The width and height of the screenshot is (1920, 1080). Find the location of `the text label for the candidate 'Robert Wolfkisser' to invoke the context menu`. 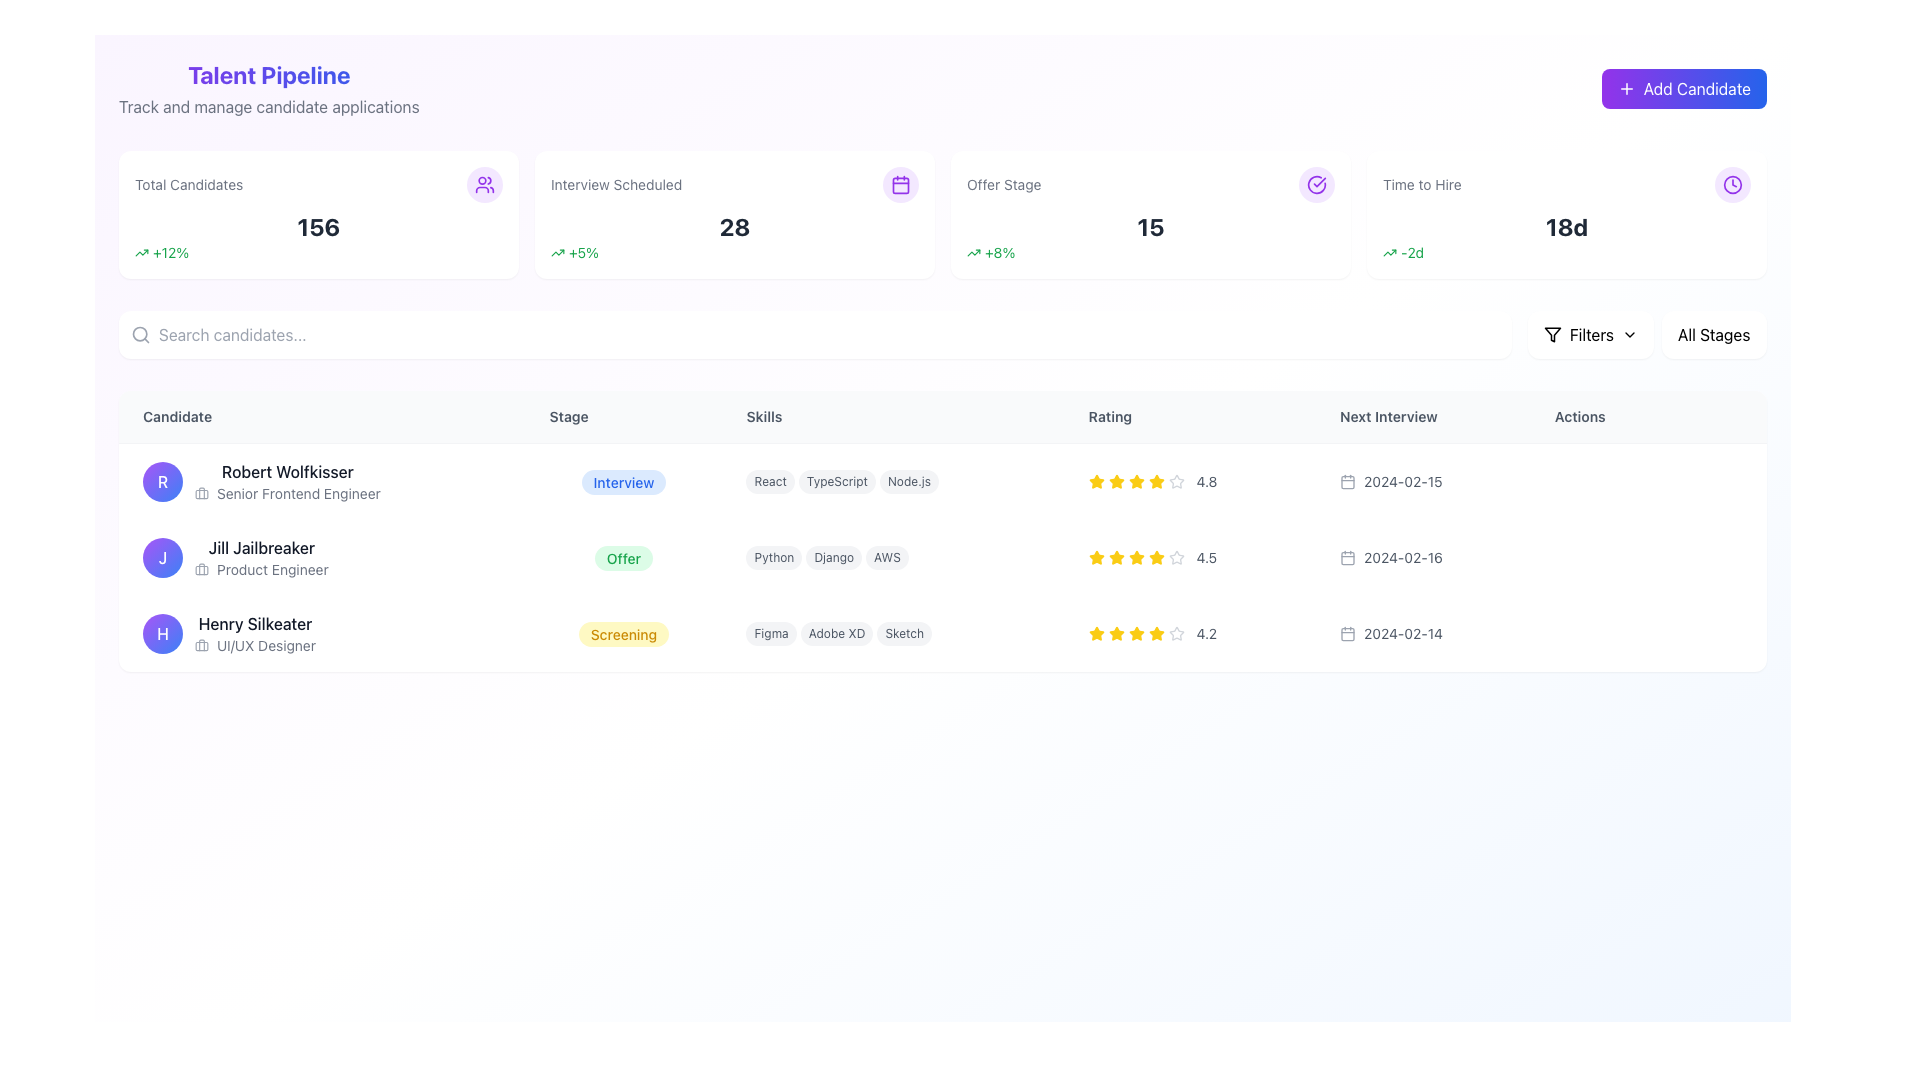

the text label for the candidate 'Robert Wolfkisser' to invoke the context menu is located at coordinates (286, 471).